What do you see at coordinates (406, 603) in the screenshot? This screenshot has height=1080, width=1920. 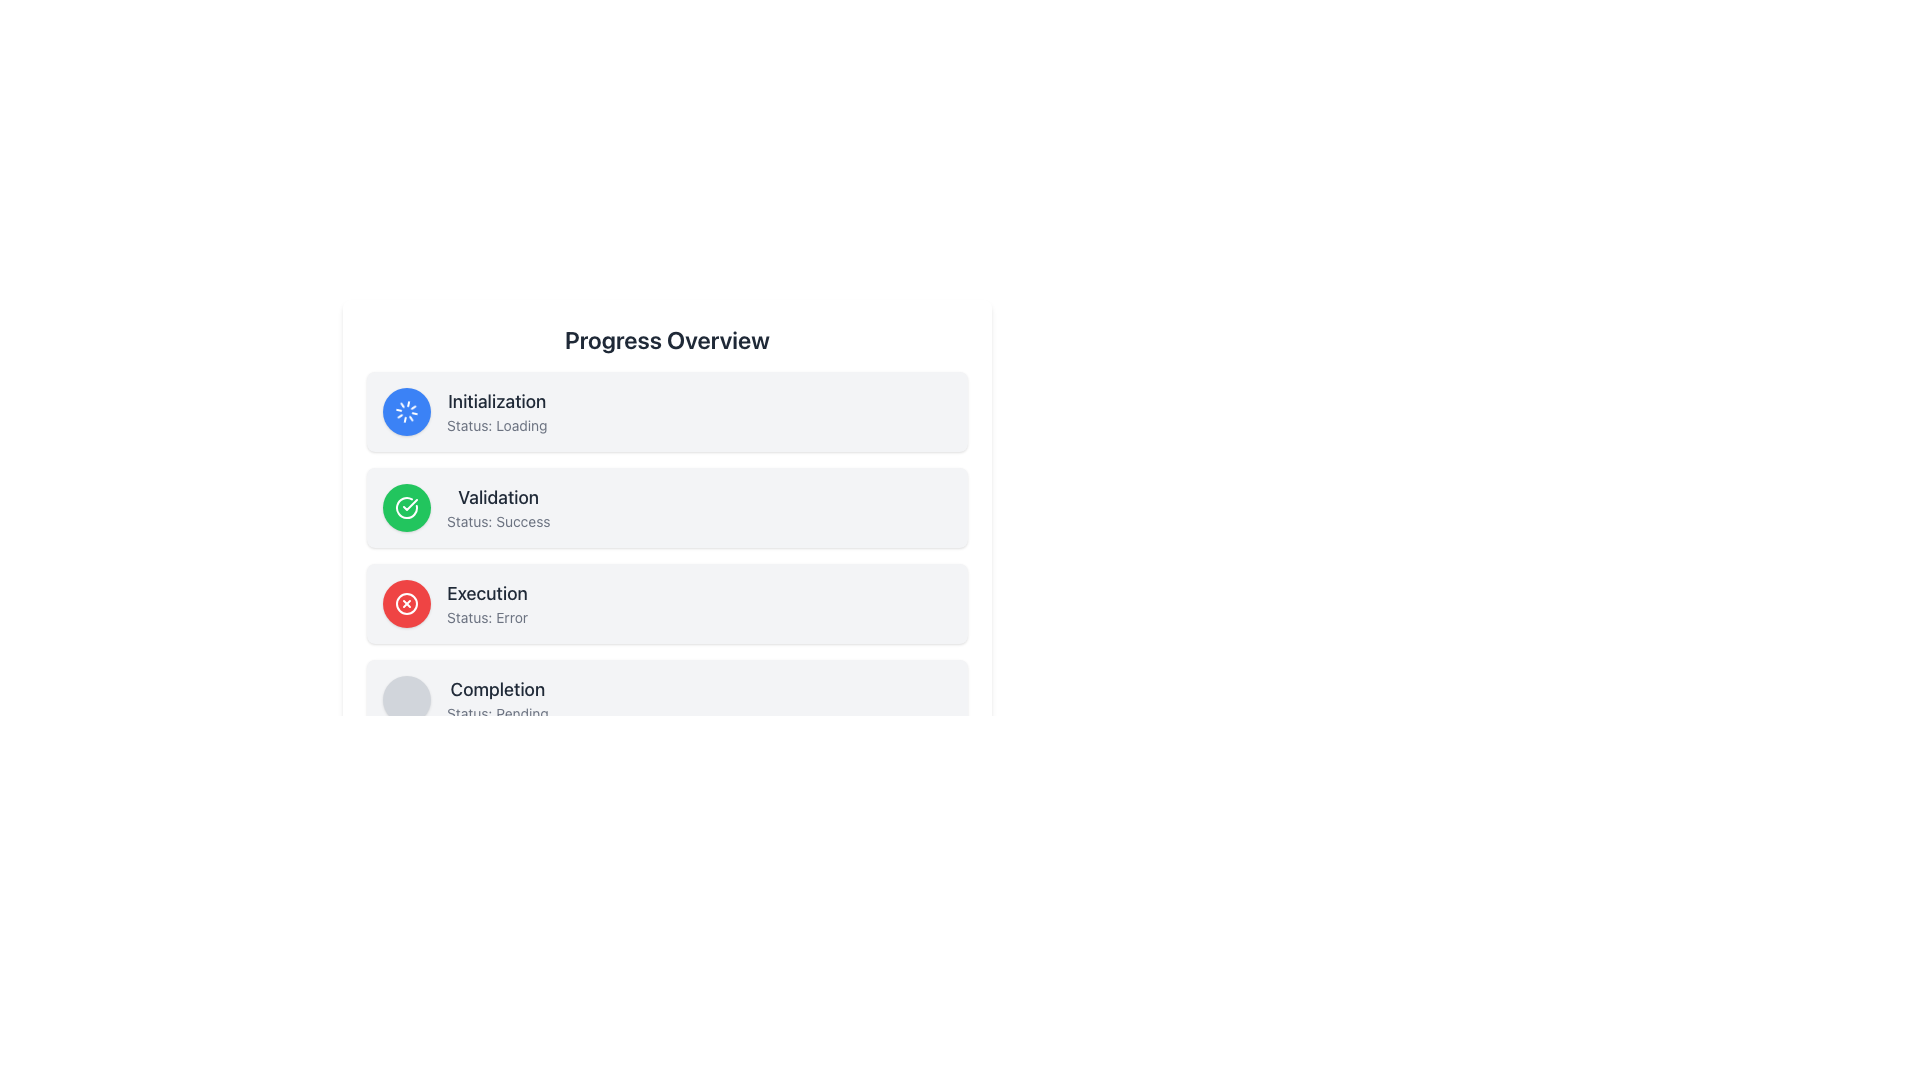 I see `the error icon located next to the 'Execution' text in the 'Progress Overview' section, indicating a stopping status` at bounding box center [406, 603].